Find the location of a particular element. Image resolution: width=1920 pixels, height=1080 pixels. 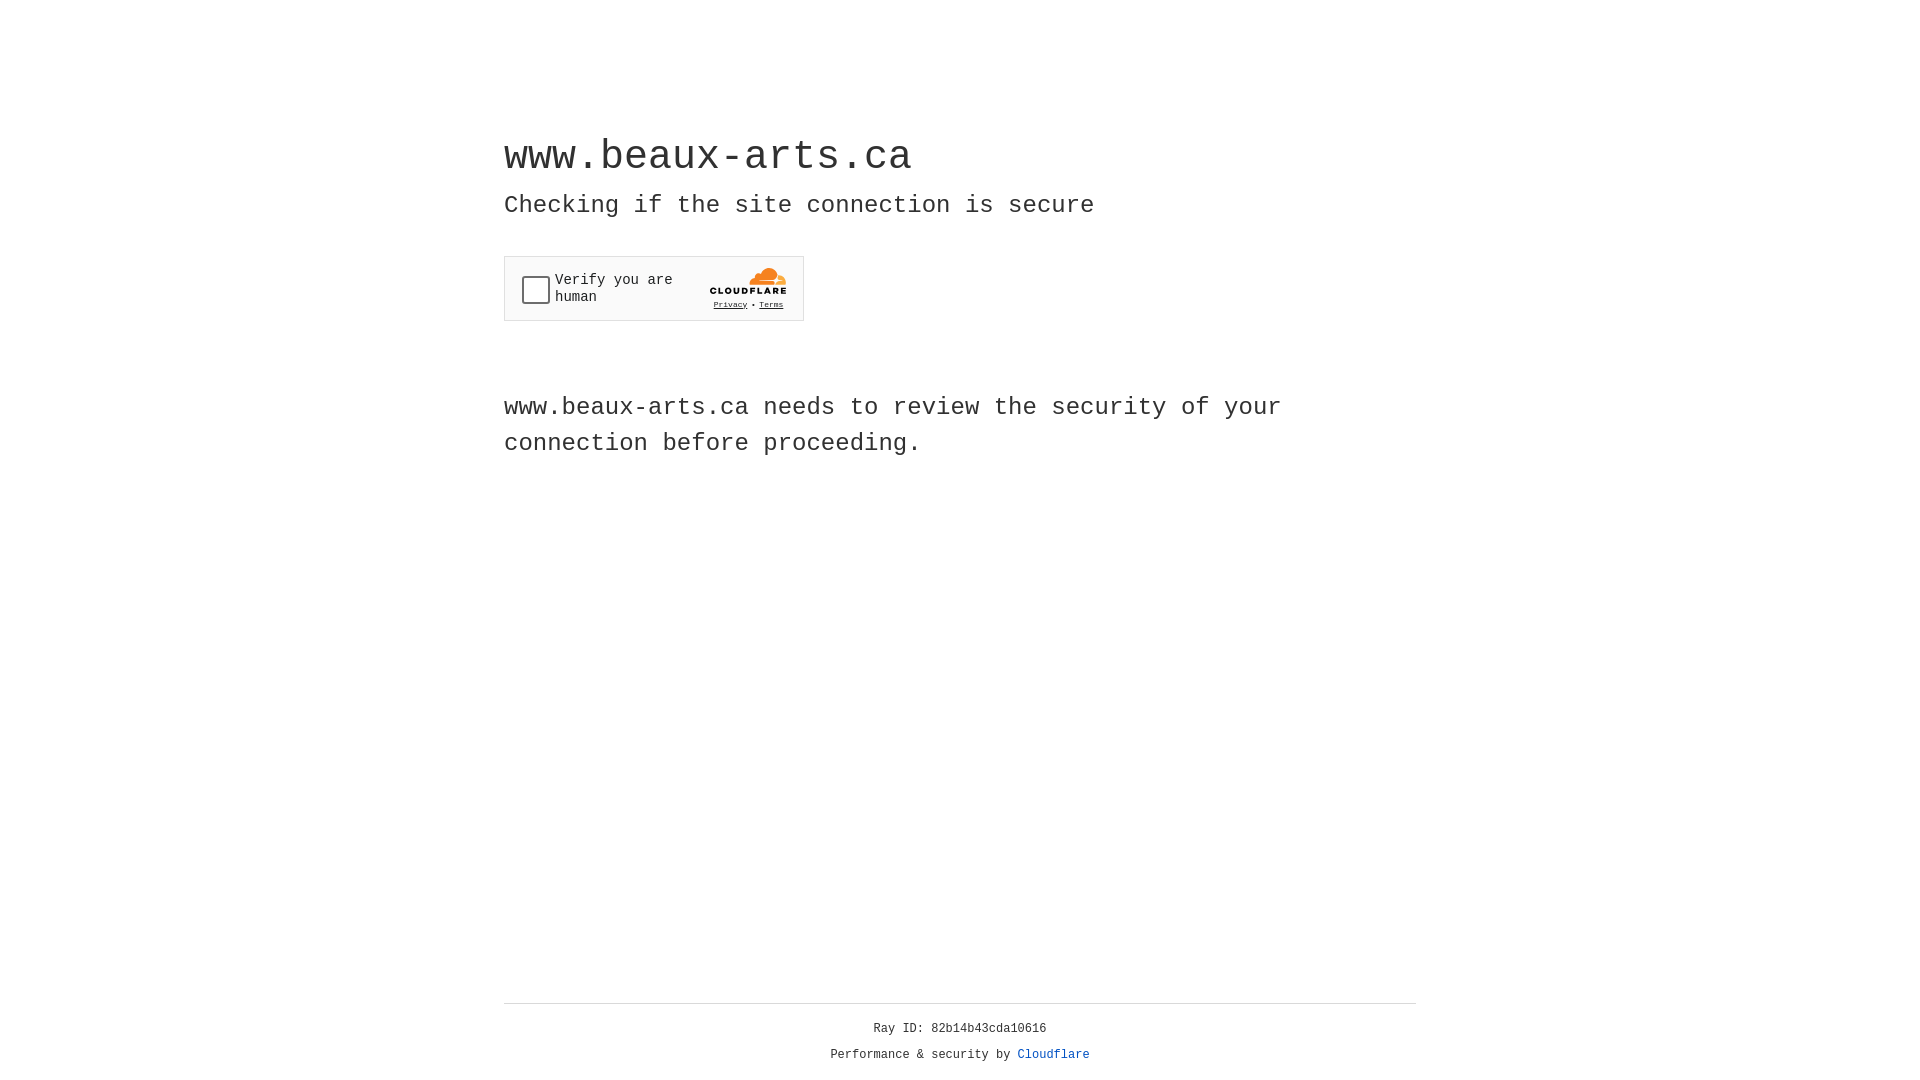

'Cloudflare' is located at coordinates (1053, 1054).